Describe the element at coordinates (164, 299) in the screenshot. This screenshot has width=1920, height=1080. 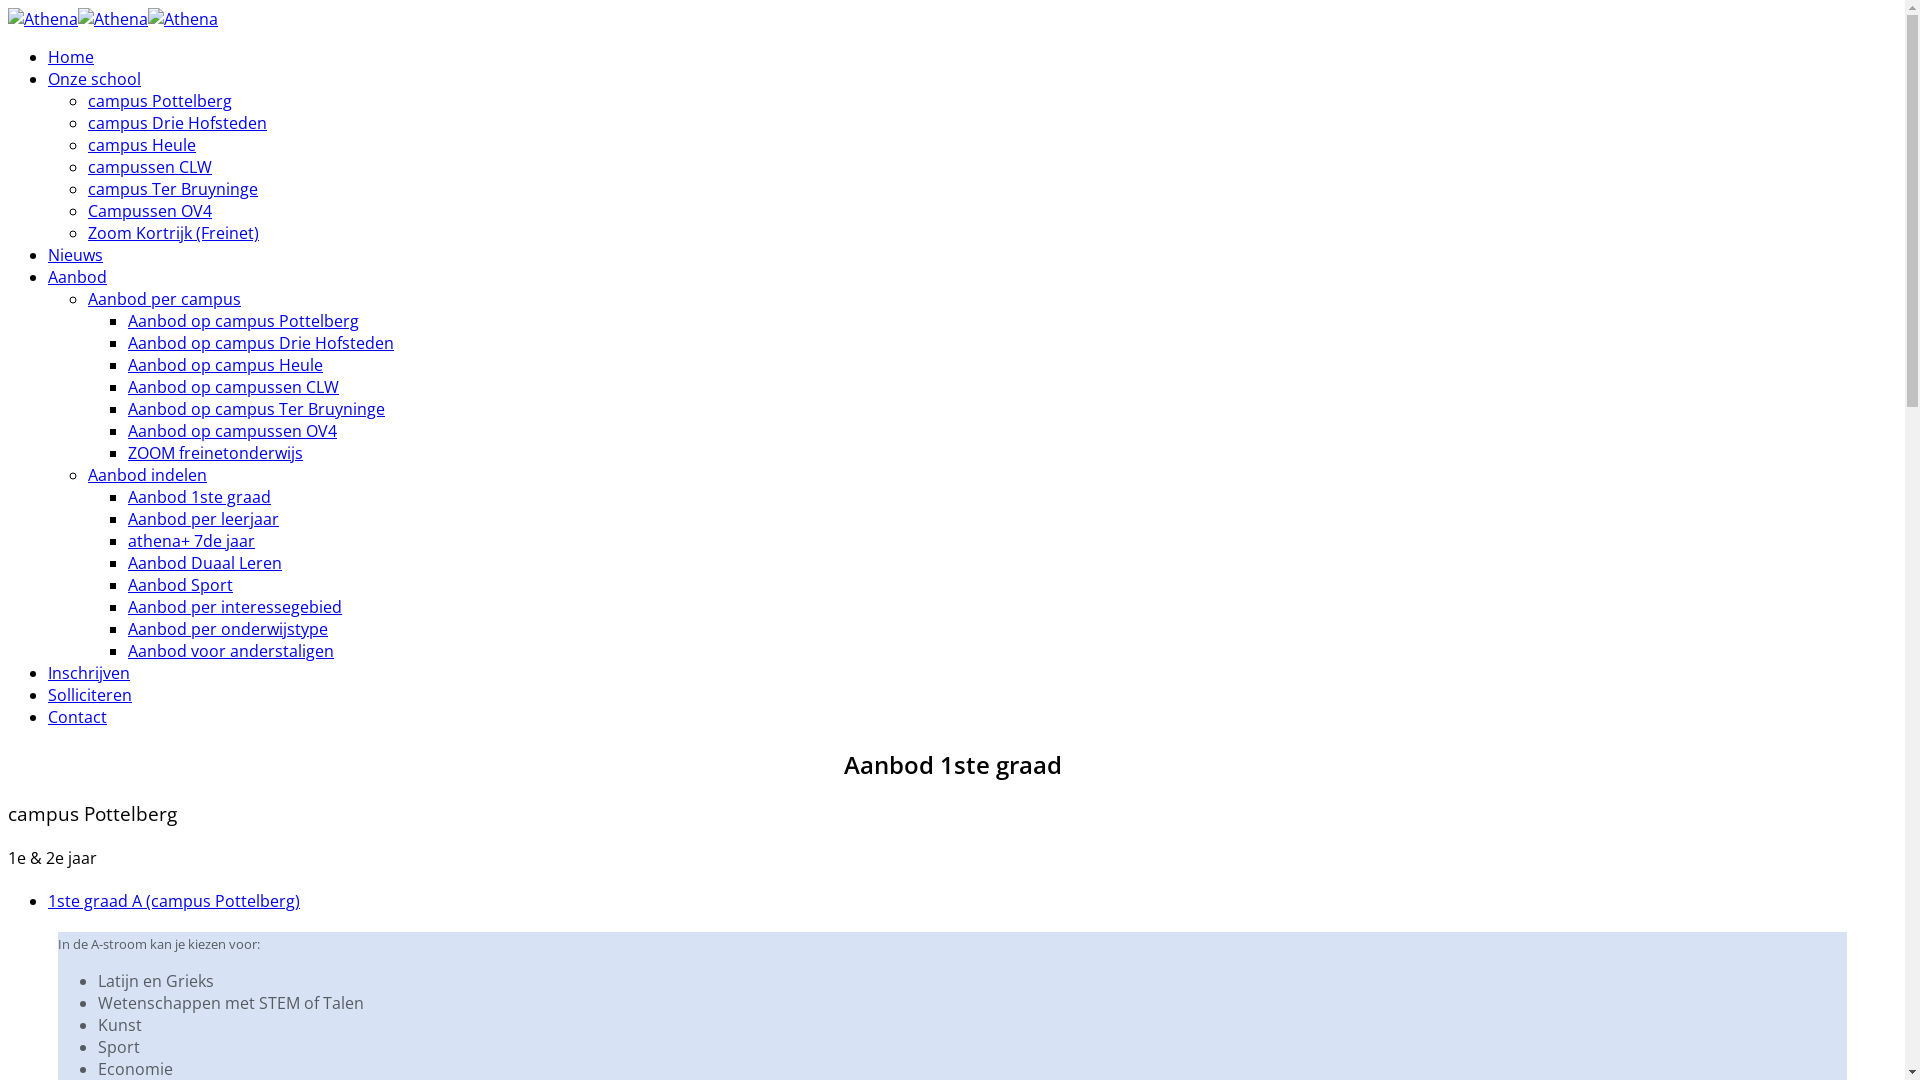
I see `'Aanbod per campus'` at that location.